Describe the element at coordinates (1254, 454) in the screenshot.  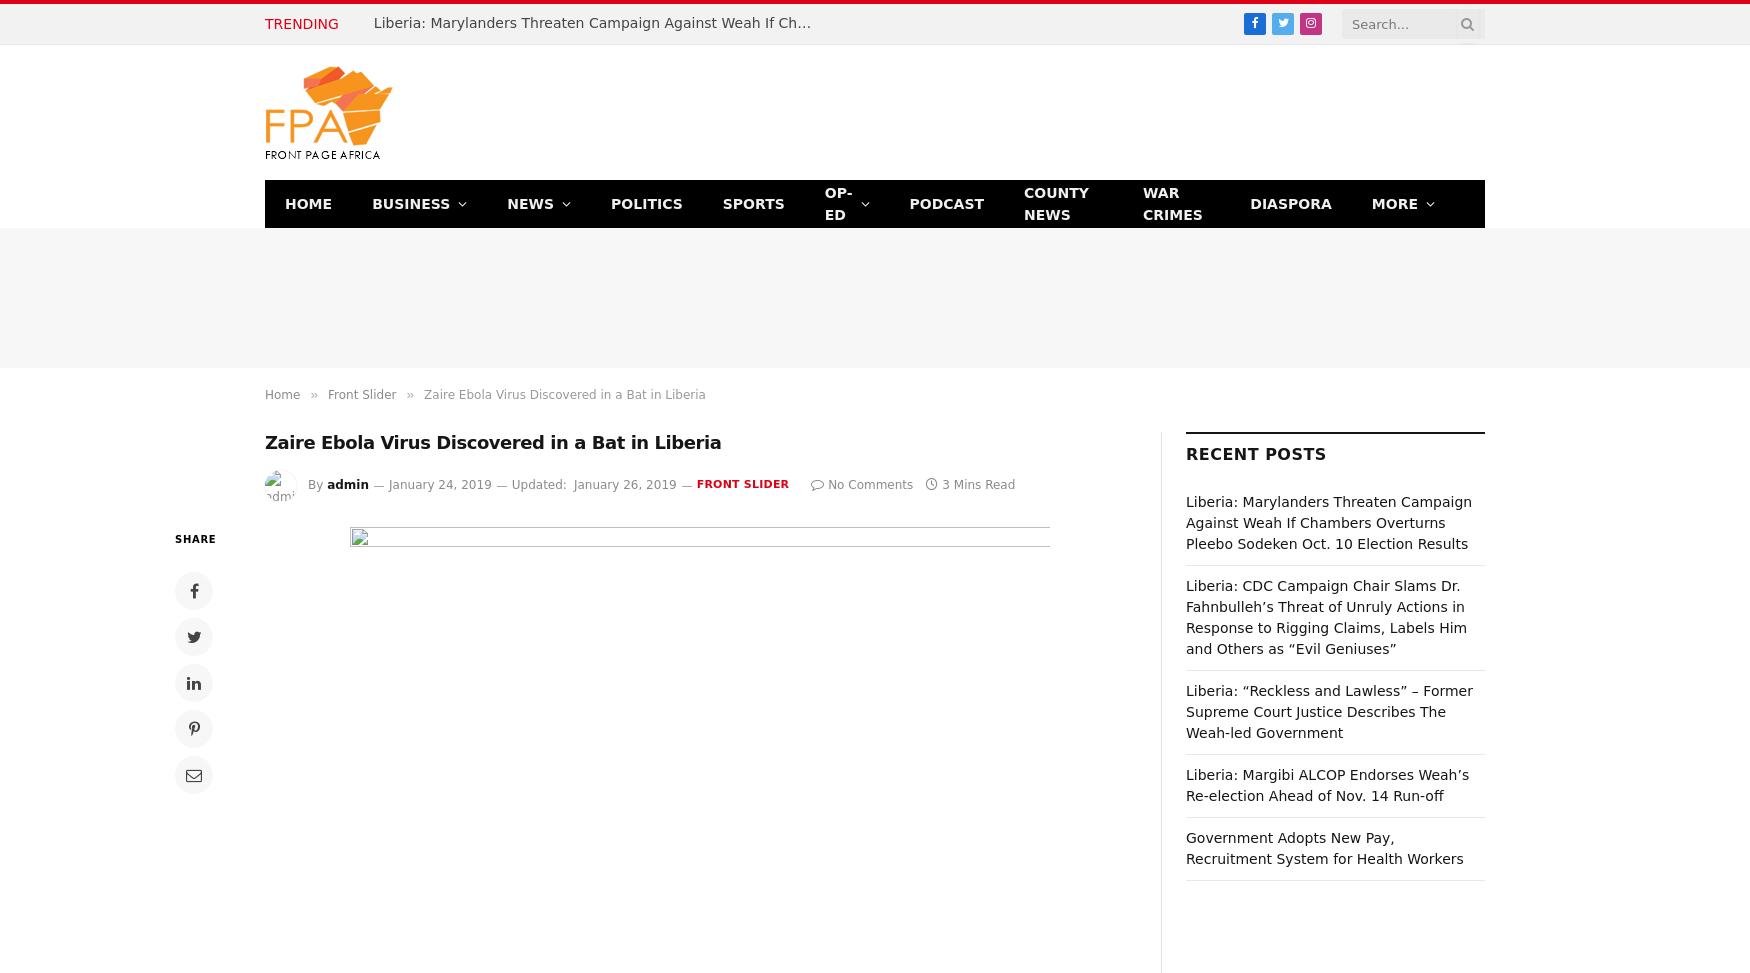
I see `'Recent Posts'` at that location.